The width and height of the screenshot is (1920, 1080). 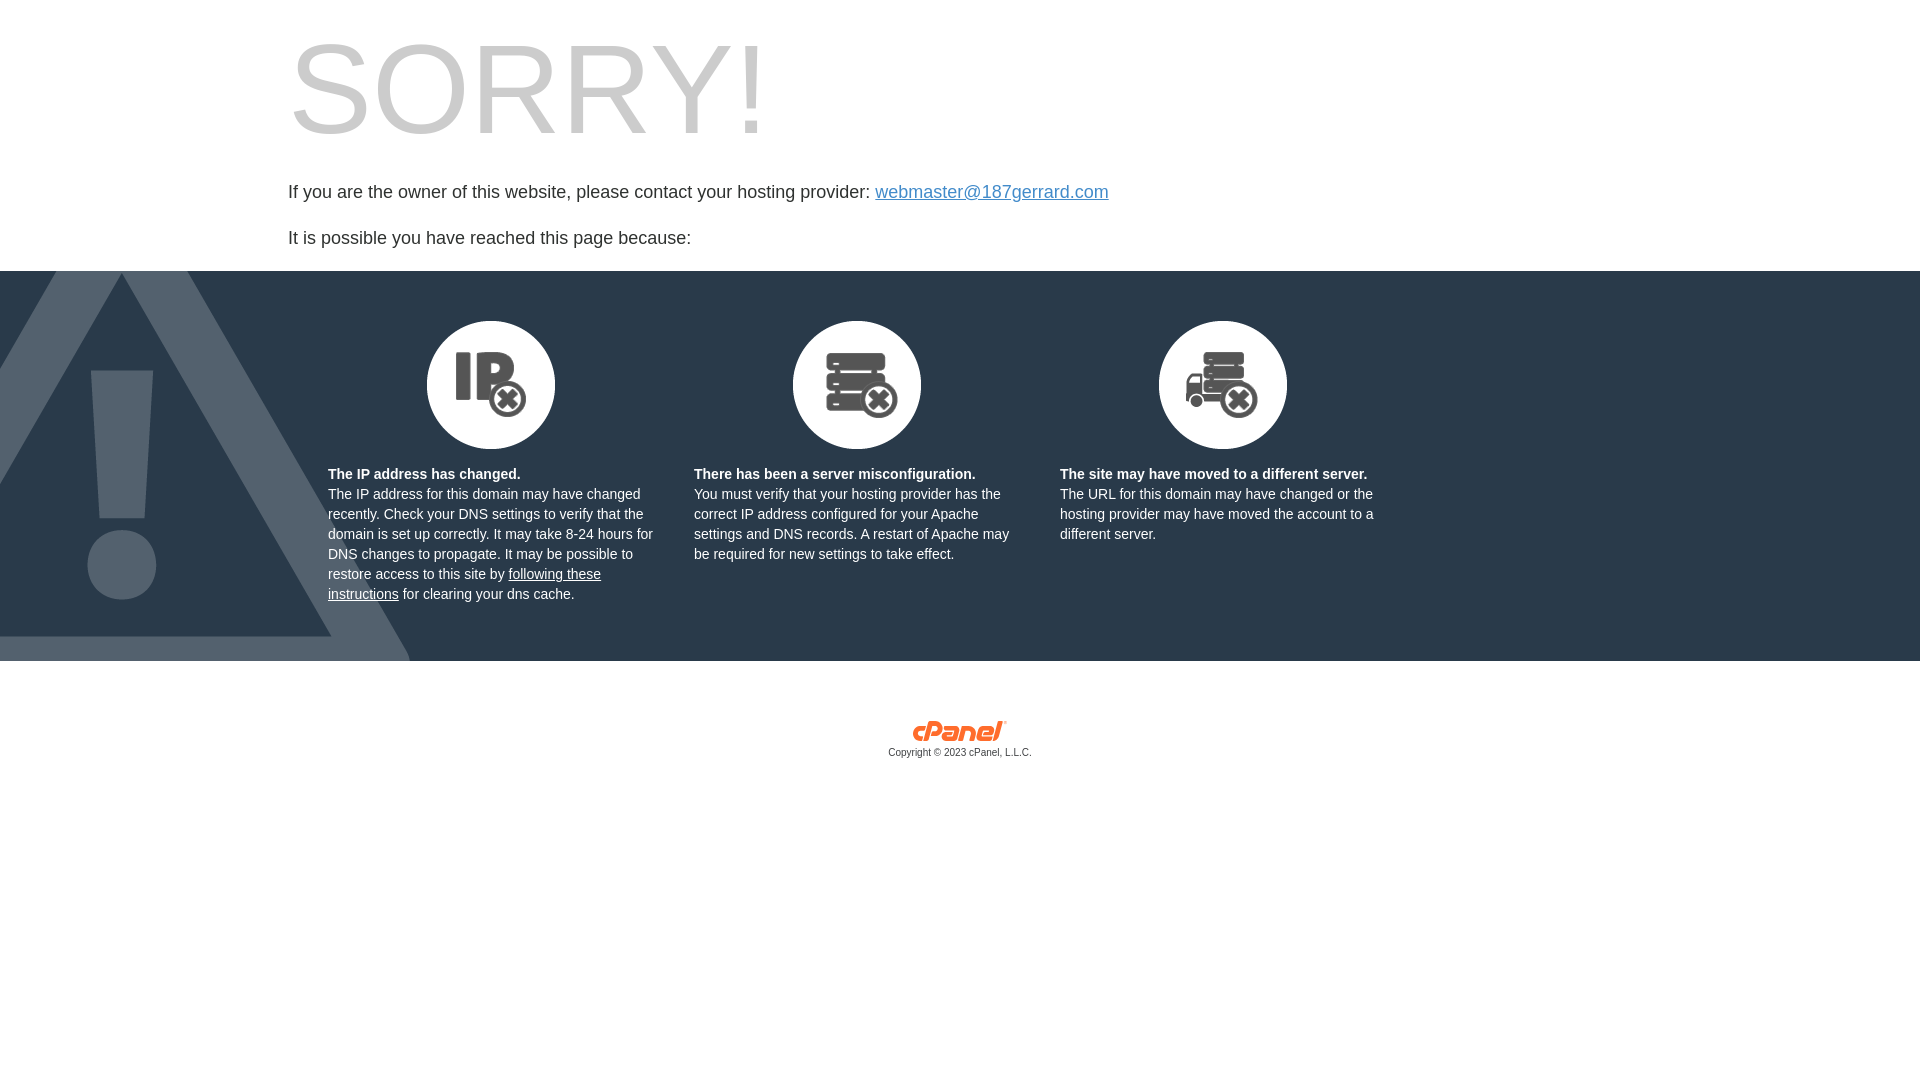 What do you see at coordinates (463, 583) in the screenshot?
I see `'following these instructions'` at bounding box center [463, 583].